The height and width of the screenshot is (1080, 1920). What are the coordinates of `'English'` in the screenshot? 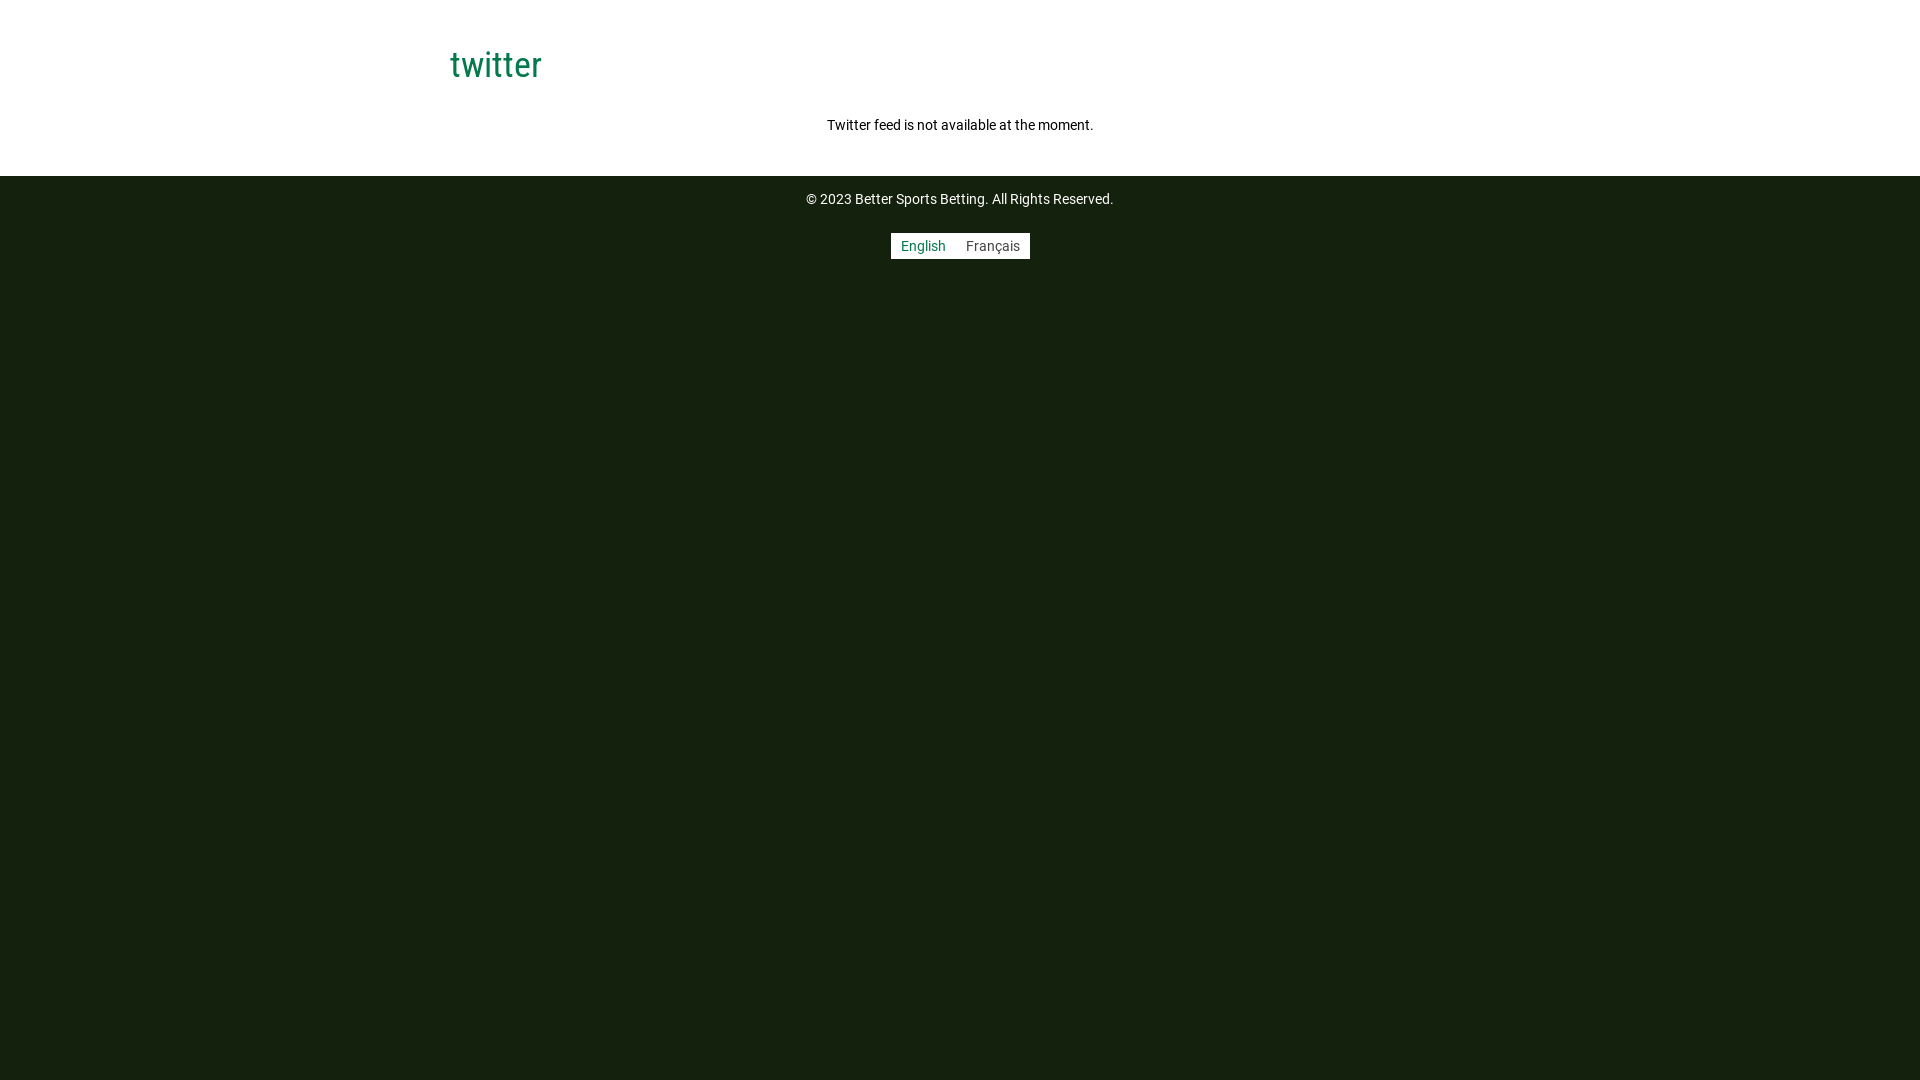 It's located at (888, 245).